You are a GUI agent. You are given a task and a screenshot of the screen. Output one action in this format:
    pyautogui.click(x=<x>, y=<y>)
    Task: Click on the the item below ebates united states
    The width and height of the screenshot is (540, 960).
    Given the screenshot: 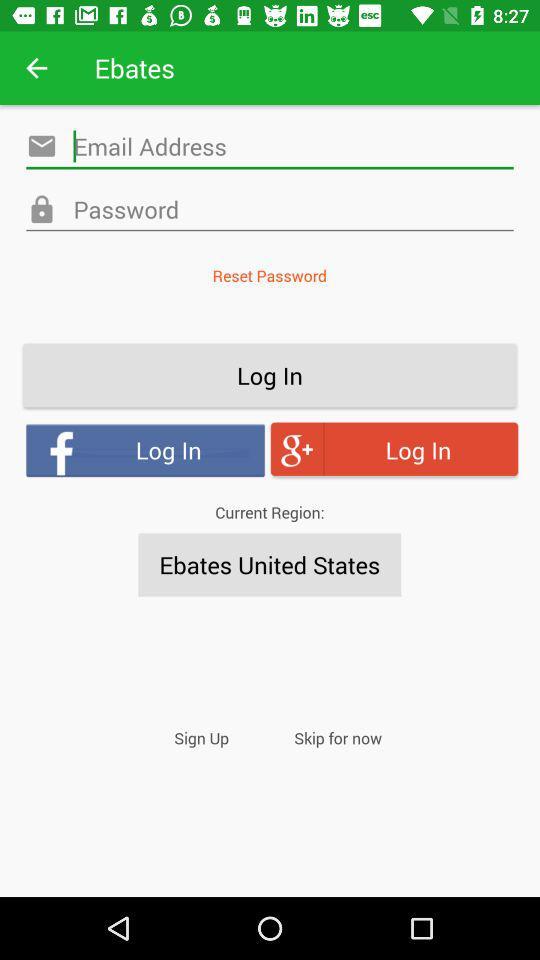 What is the action you would take?
    pyautogui.click(x=337, y=737)
    